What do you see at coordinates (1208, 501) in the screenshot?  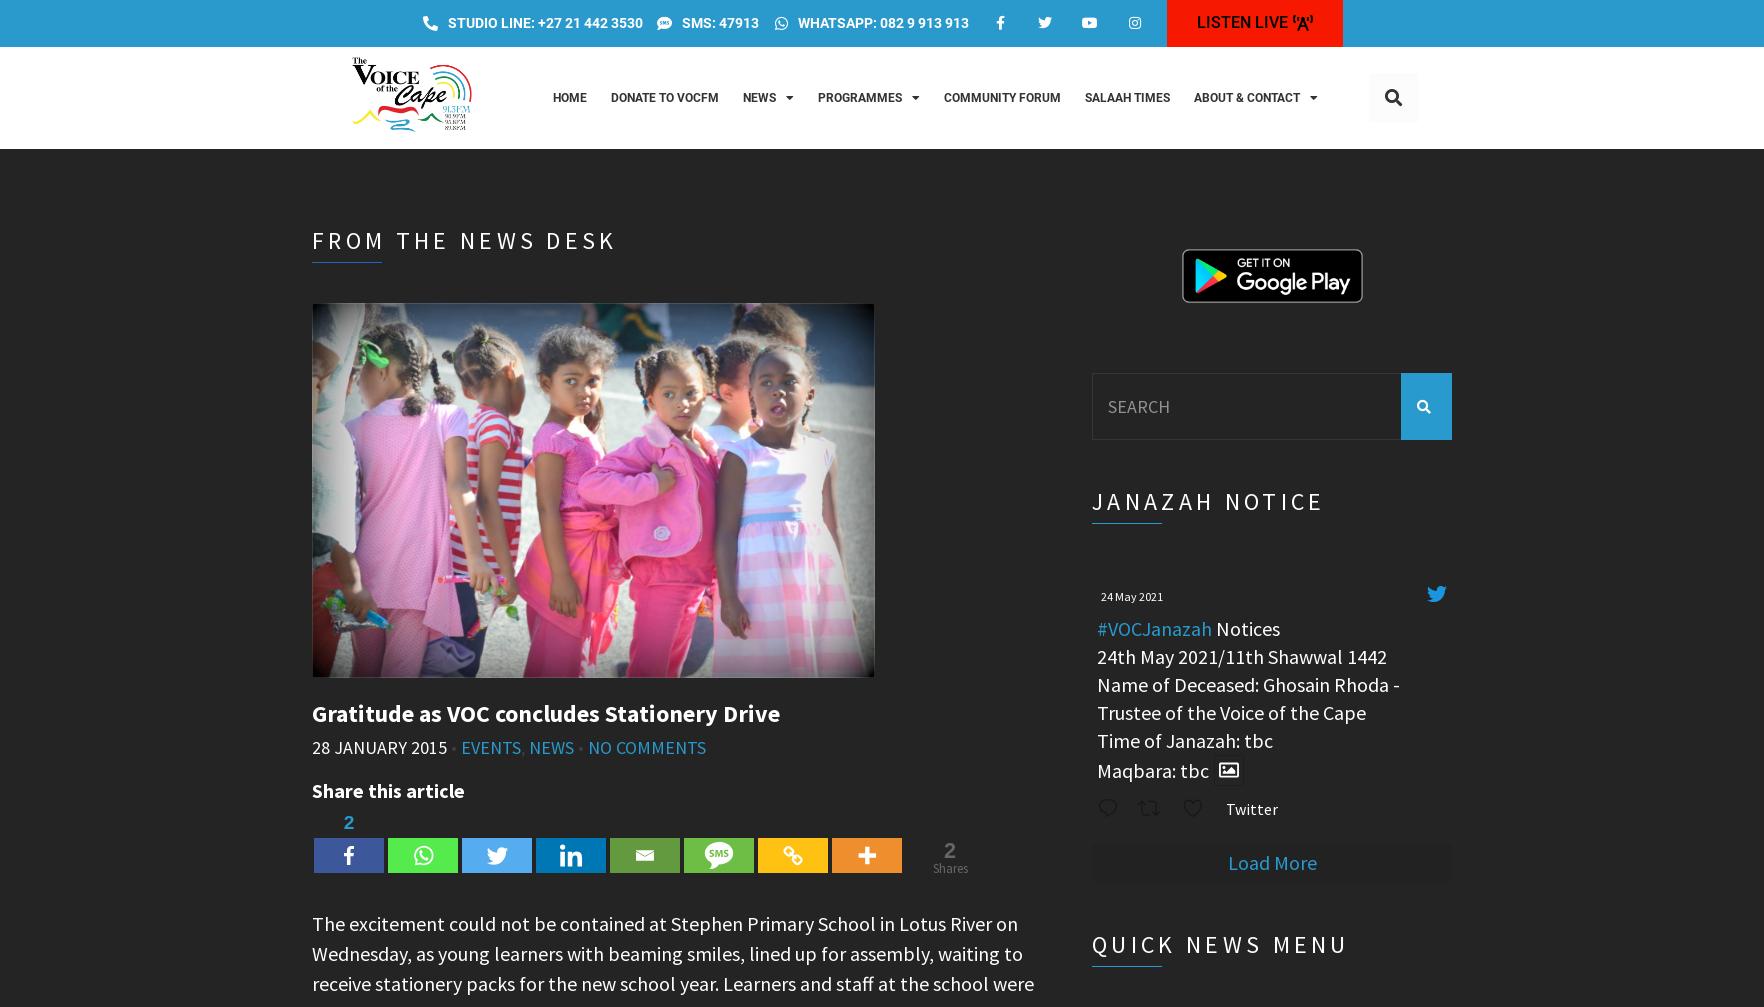 I see `'Janazah Notice'` at bounding box center [1208, 501].